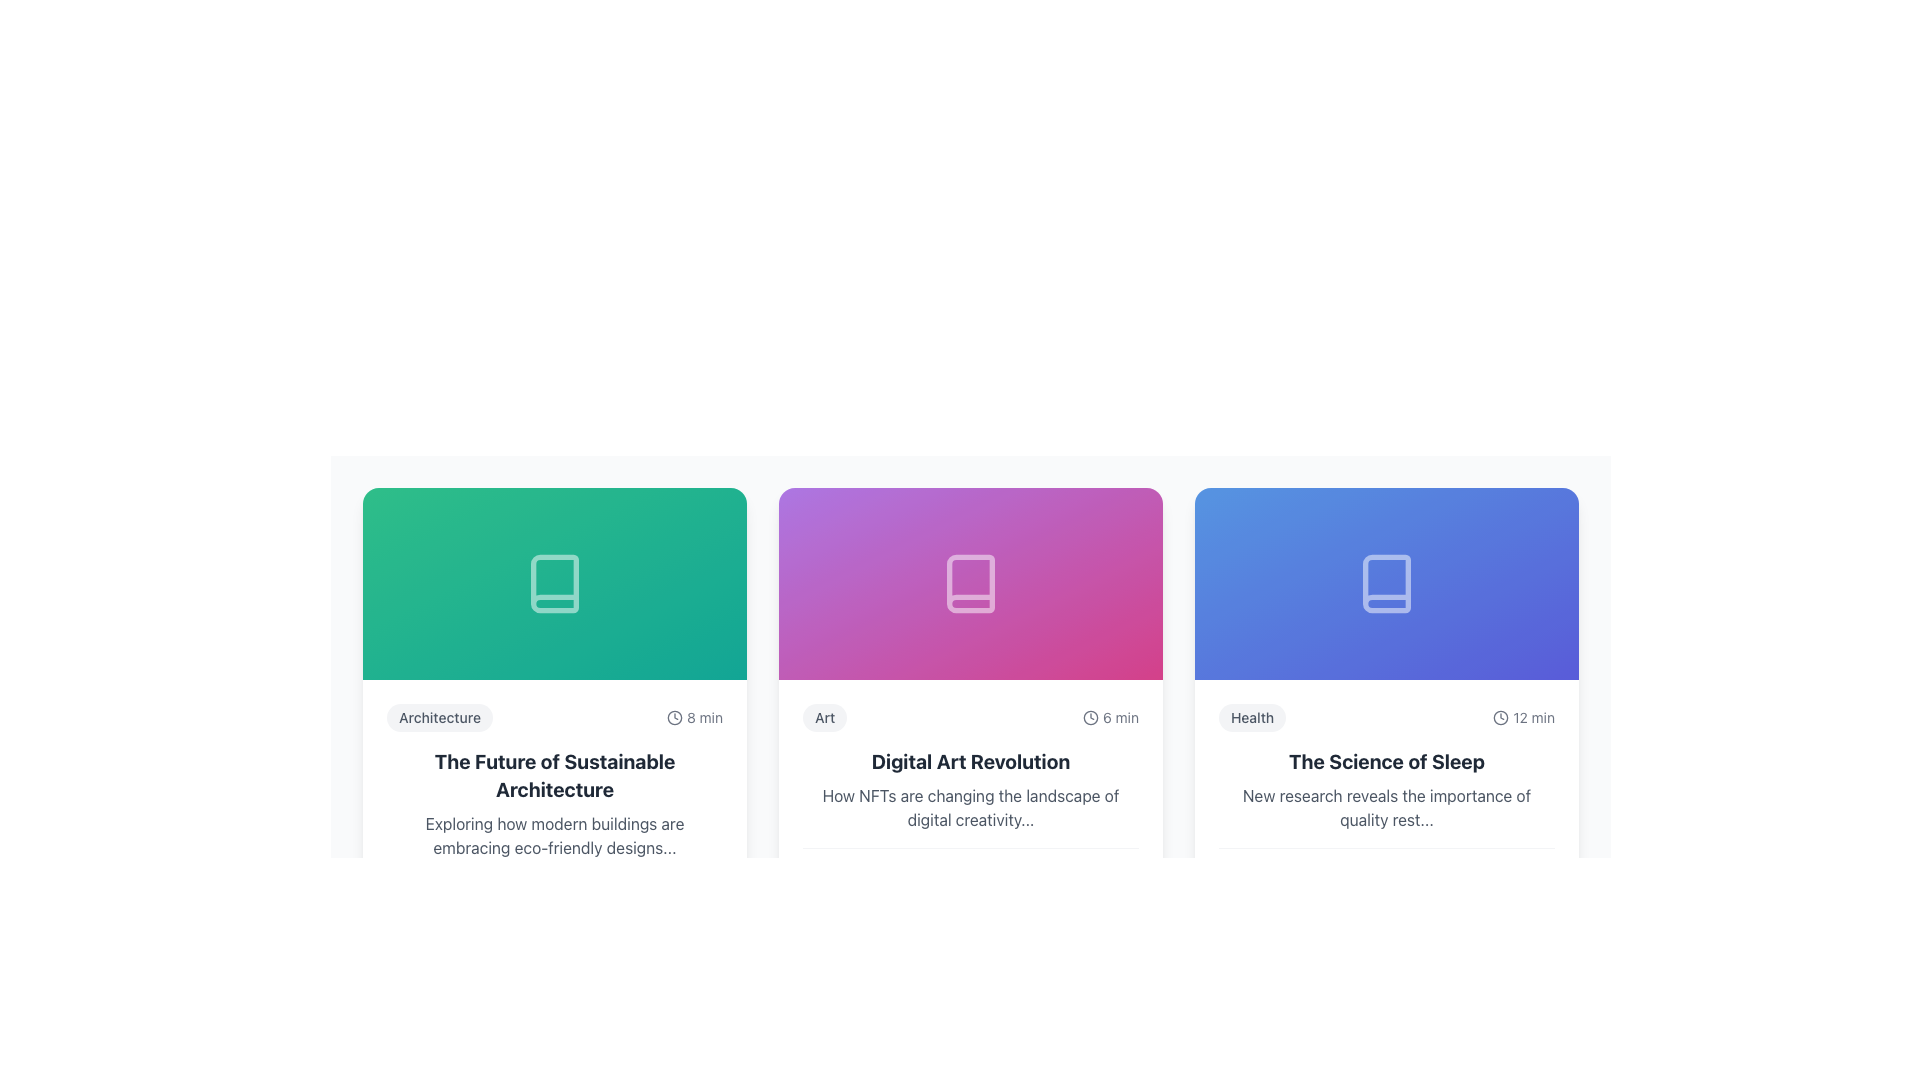 This screenshot has height=1080, width=1920. I want to click on the outermost circular component of the clock-themed SVG graphic located at the top-right corner of 'The Future of Sustainable Architecture' card, so click(675, 716).